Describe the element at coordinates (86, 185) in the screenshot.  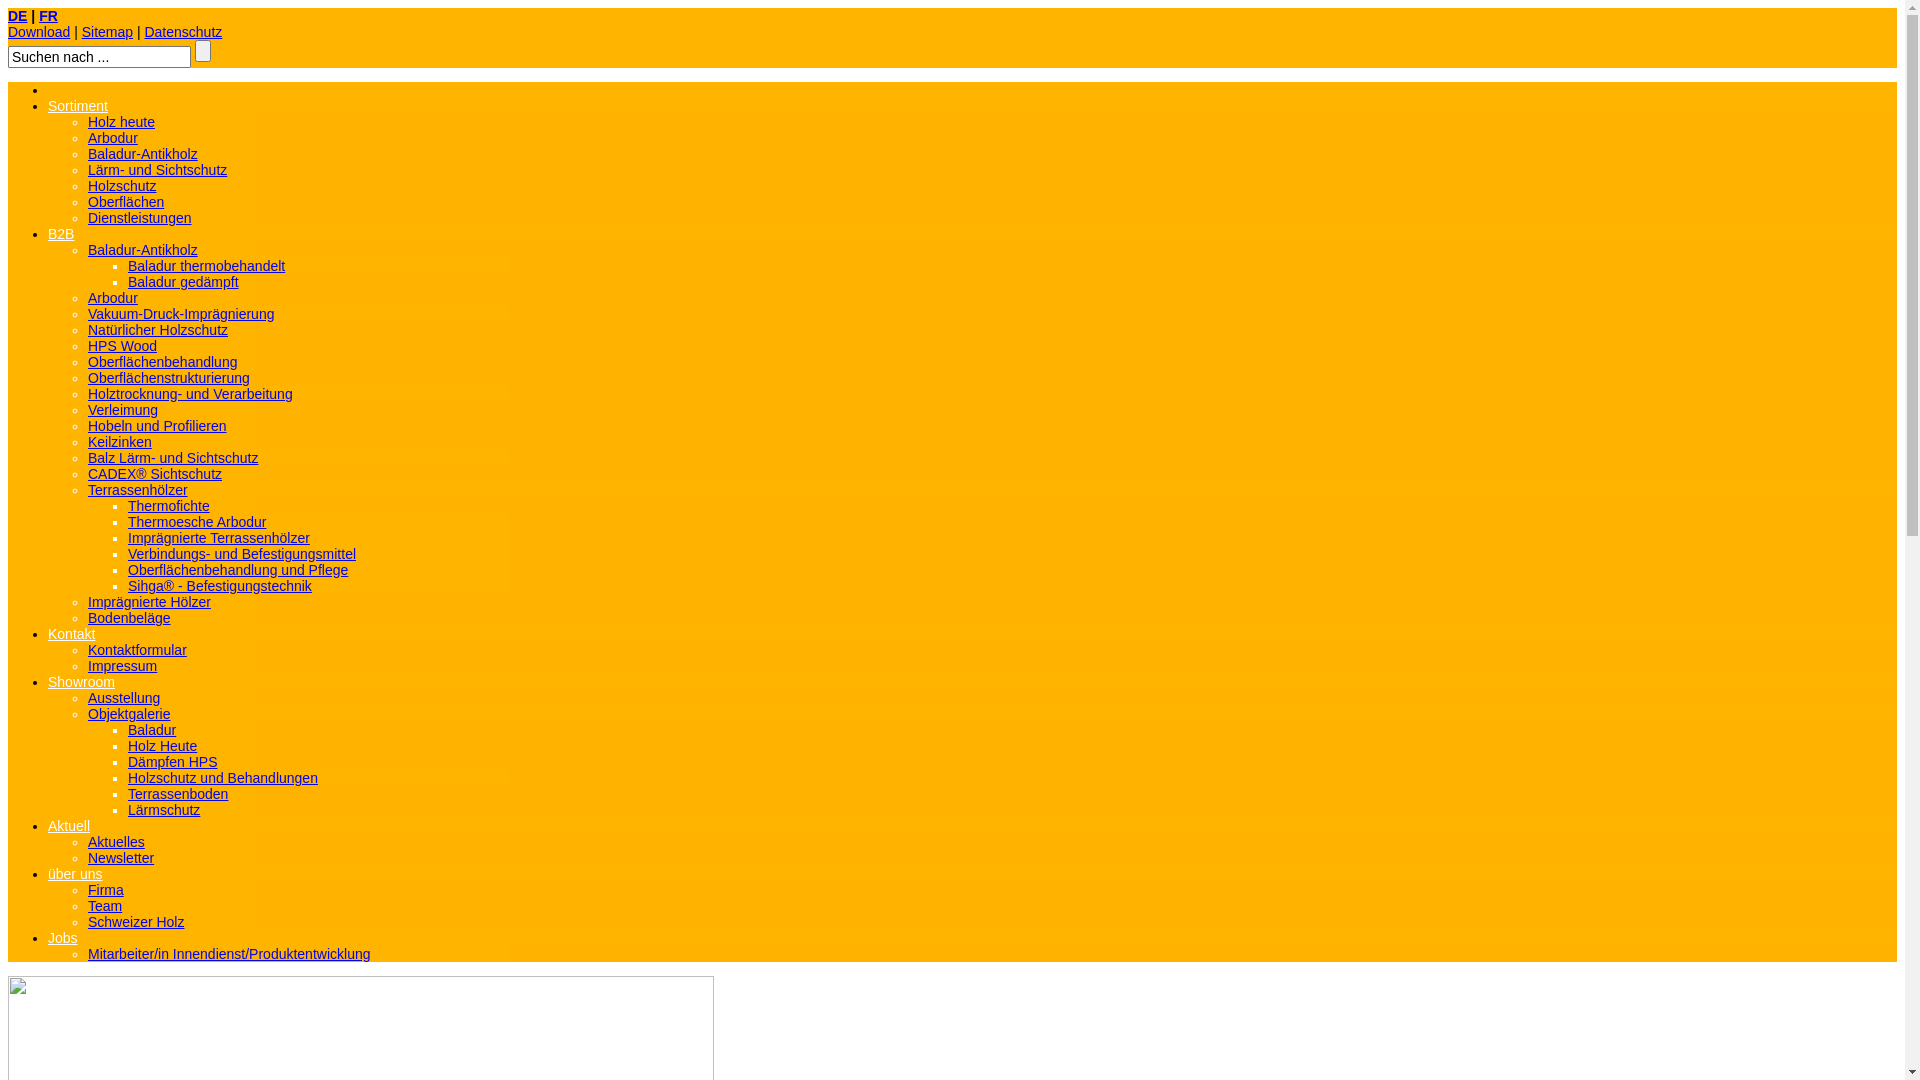
I see `'Holzschutz'` at that location.